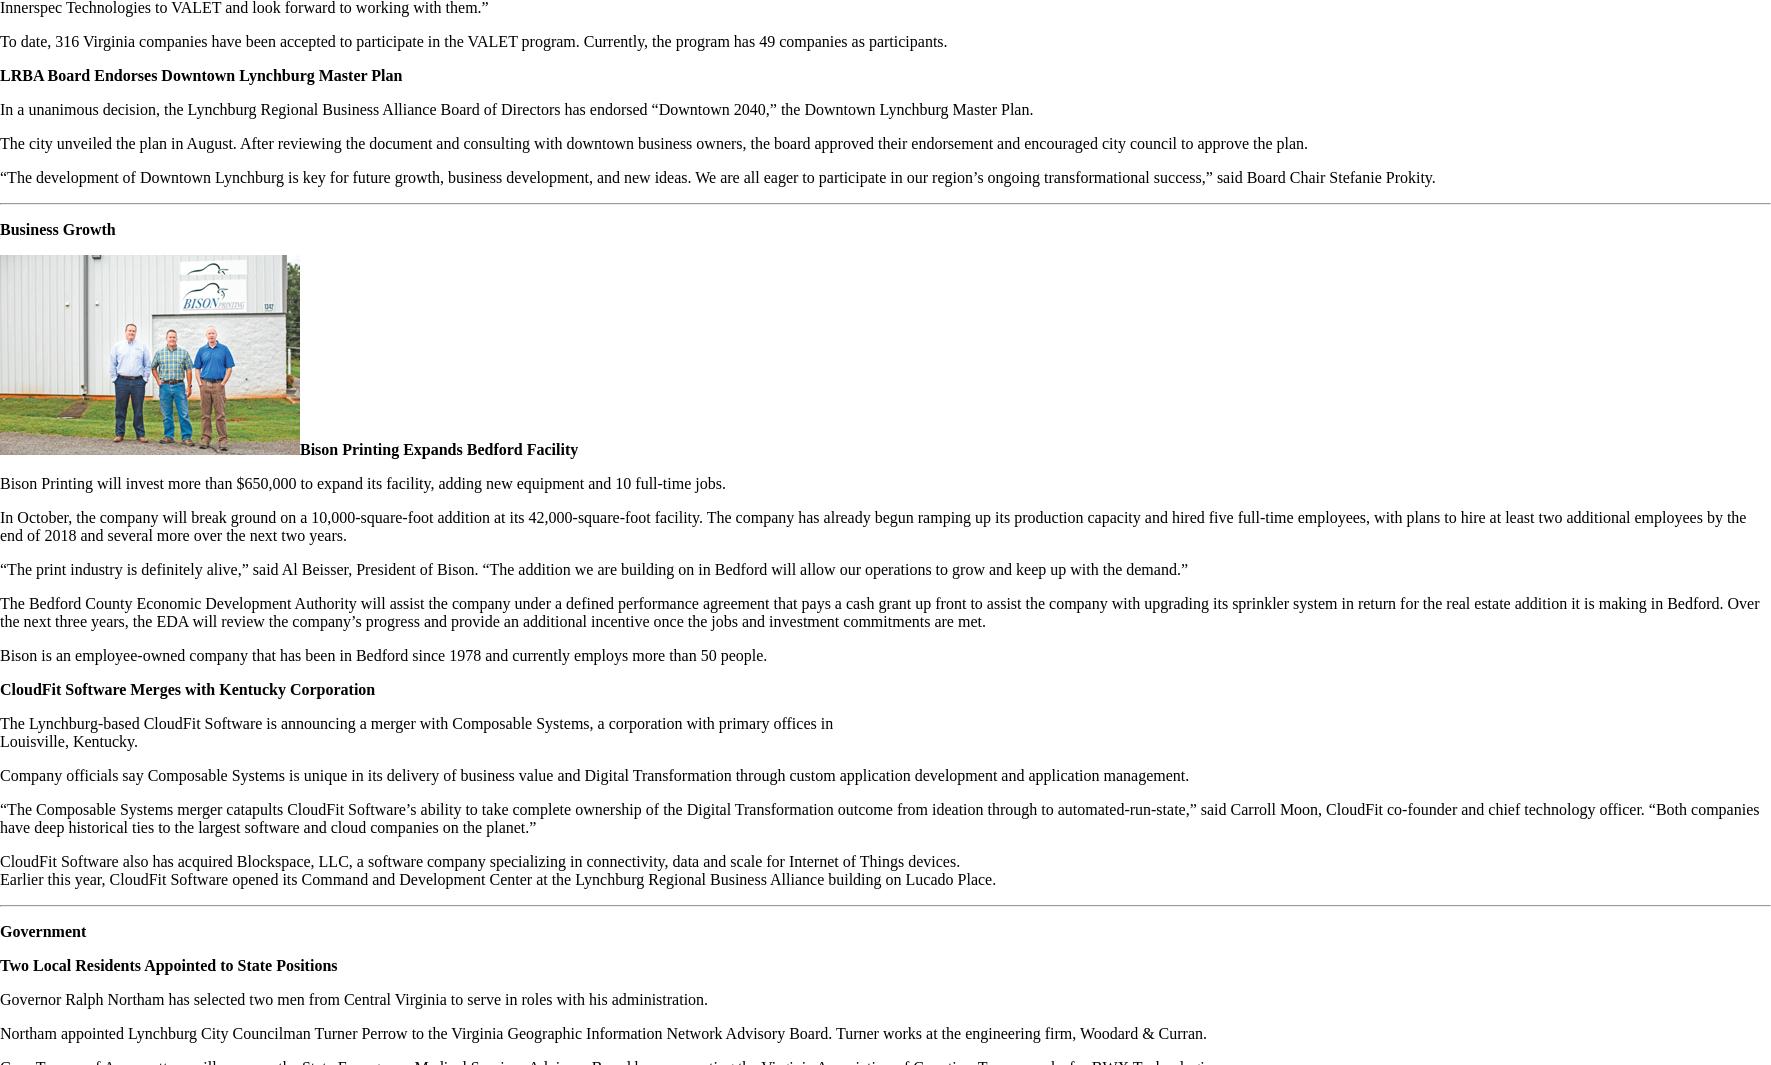  What do you see at coordinates (0, 569) in the screenshot?
I see `'“The print industry is definitely alive,” said Al Beisser, President of Bison. “The addition we are building on in Bedford will allow our operations to grow and keep up with the demand.”'` at bounding box center [0, 569].